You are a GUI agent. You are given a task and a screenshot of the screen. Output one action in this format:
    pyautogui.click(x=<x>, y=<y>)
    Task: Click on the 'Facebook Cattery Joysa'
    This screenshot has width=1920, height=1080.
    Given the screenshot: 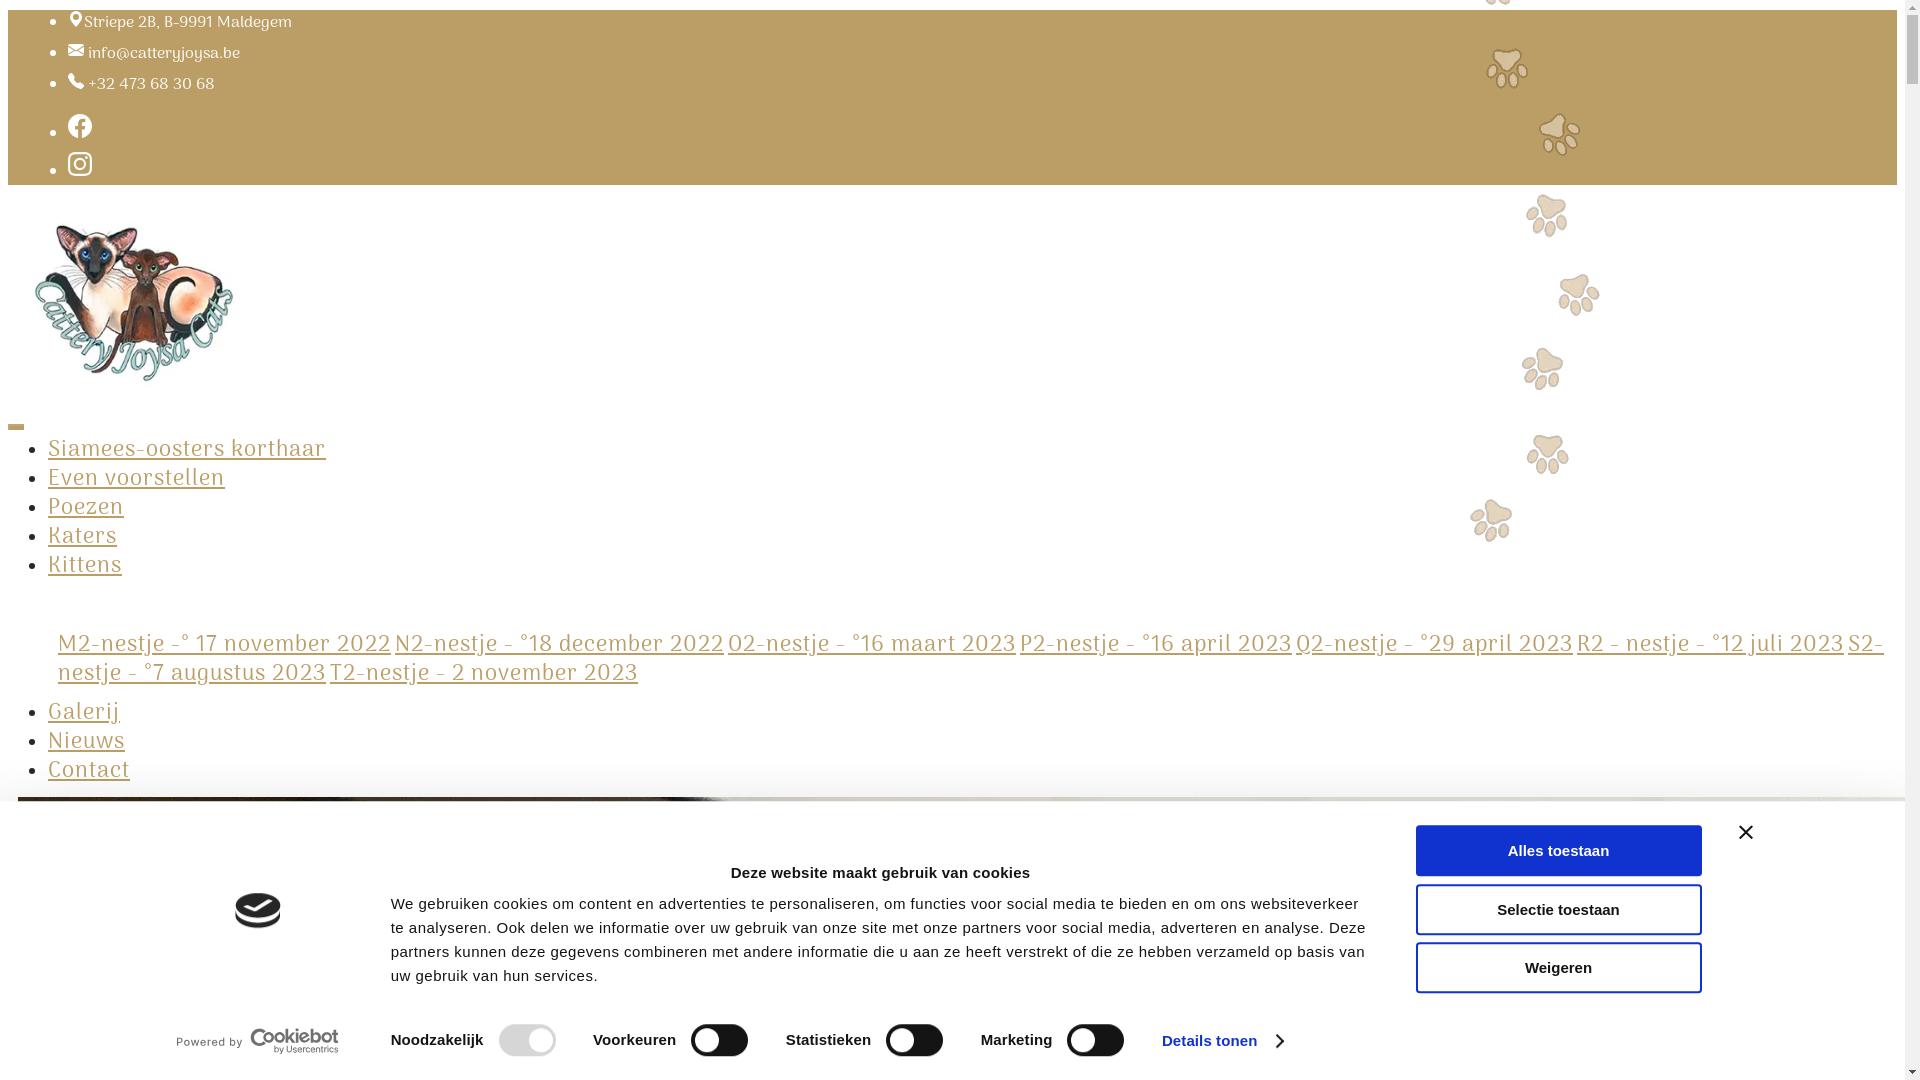 What is the action you would take?
    pyautogui.click(x=80, y=134)
    